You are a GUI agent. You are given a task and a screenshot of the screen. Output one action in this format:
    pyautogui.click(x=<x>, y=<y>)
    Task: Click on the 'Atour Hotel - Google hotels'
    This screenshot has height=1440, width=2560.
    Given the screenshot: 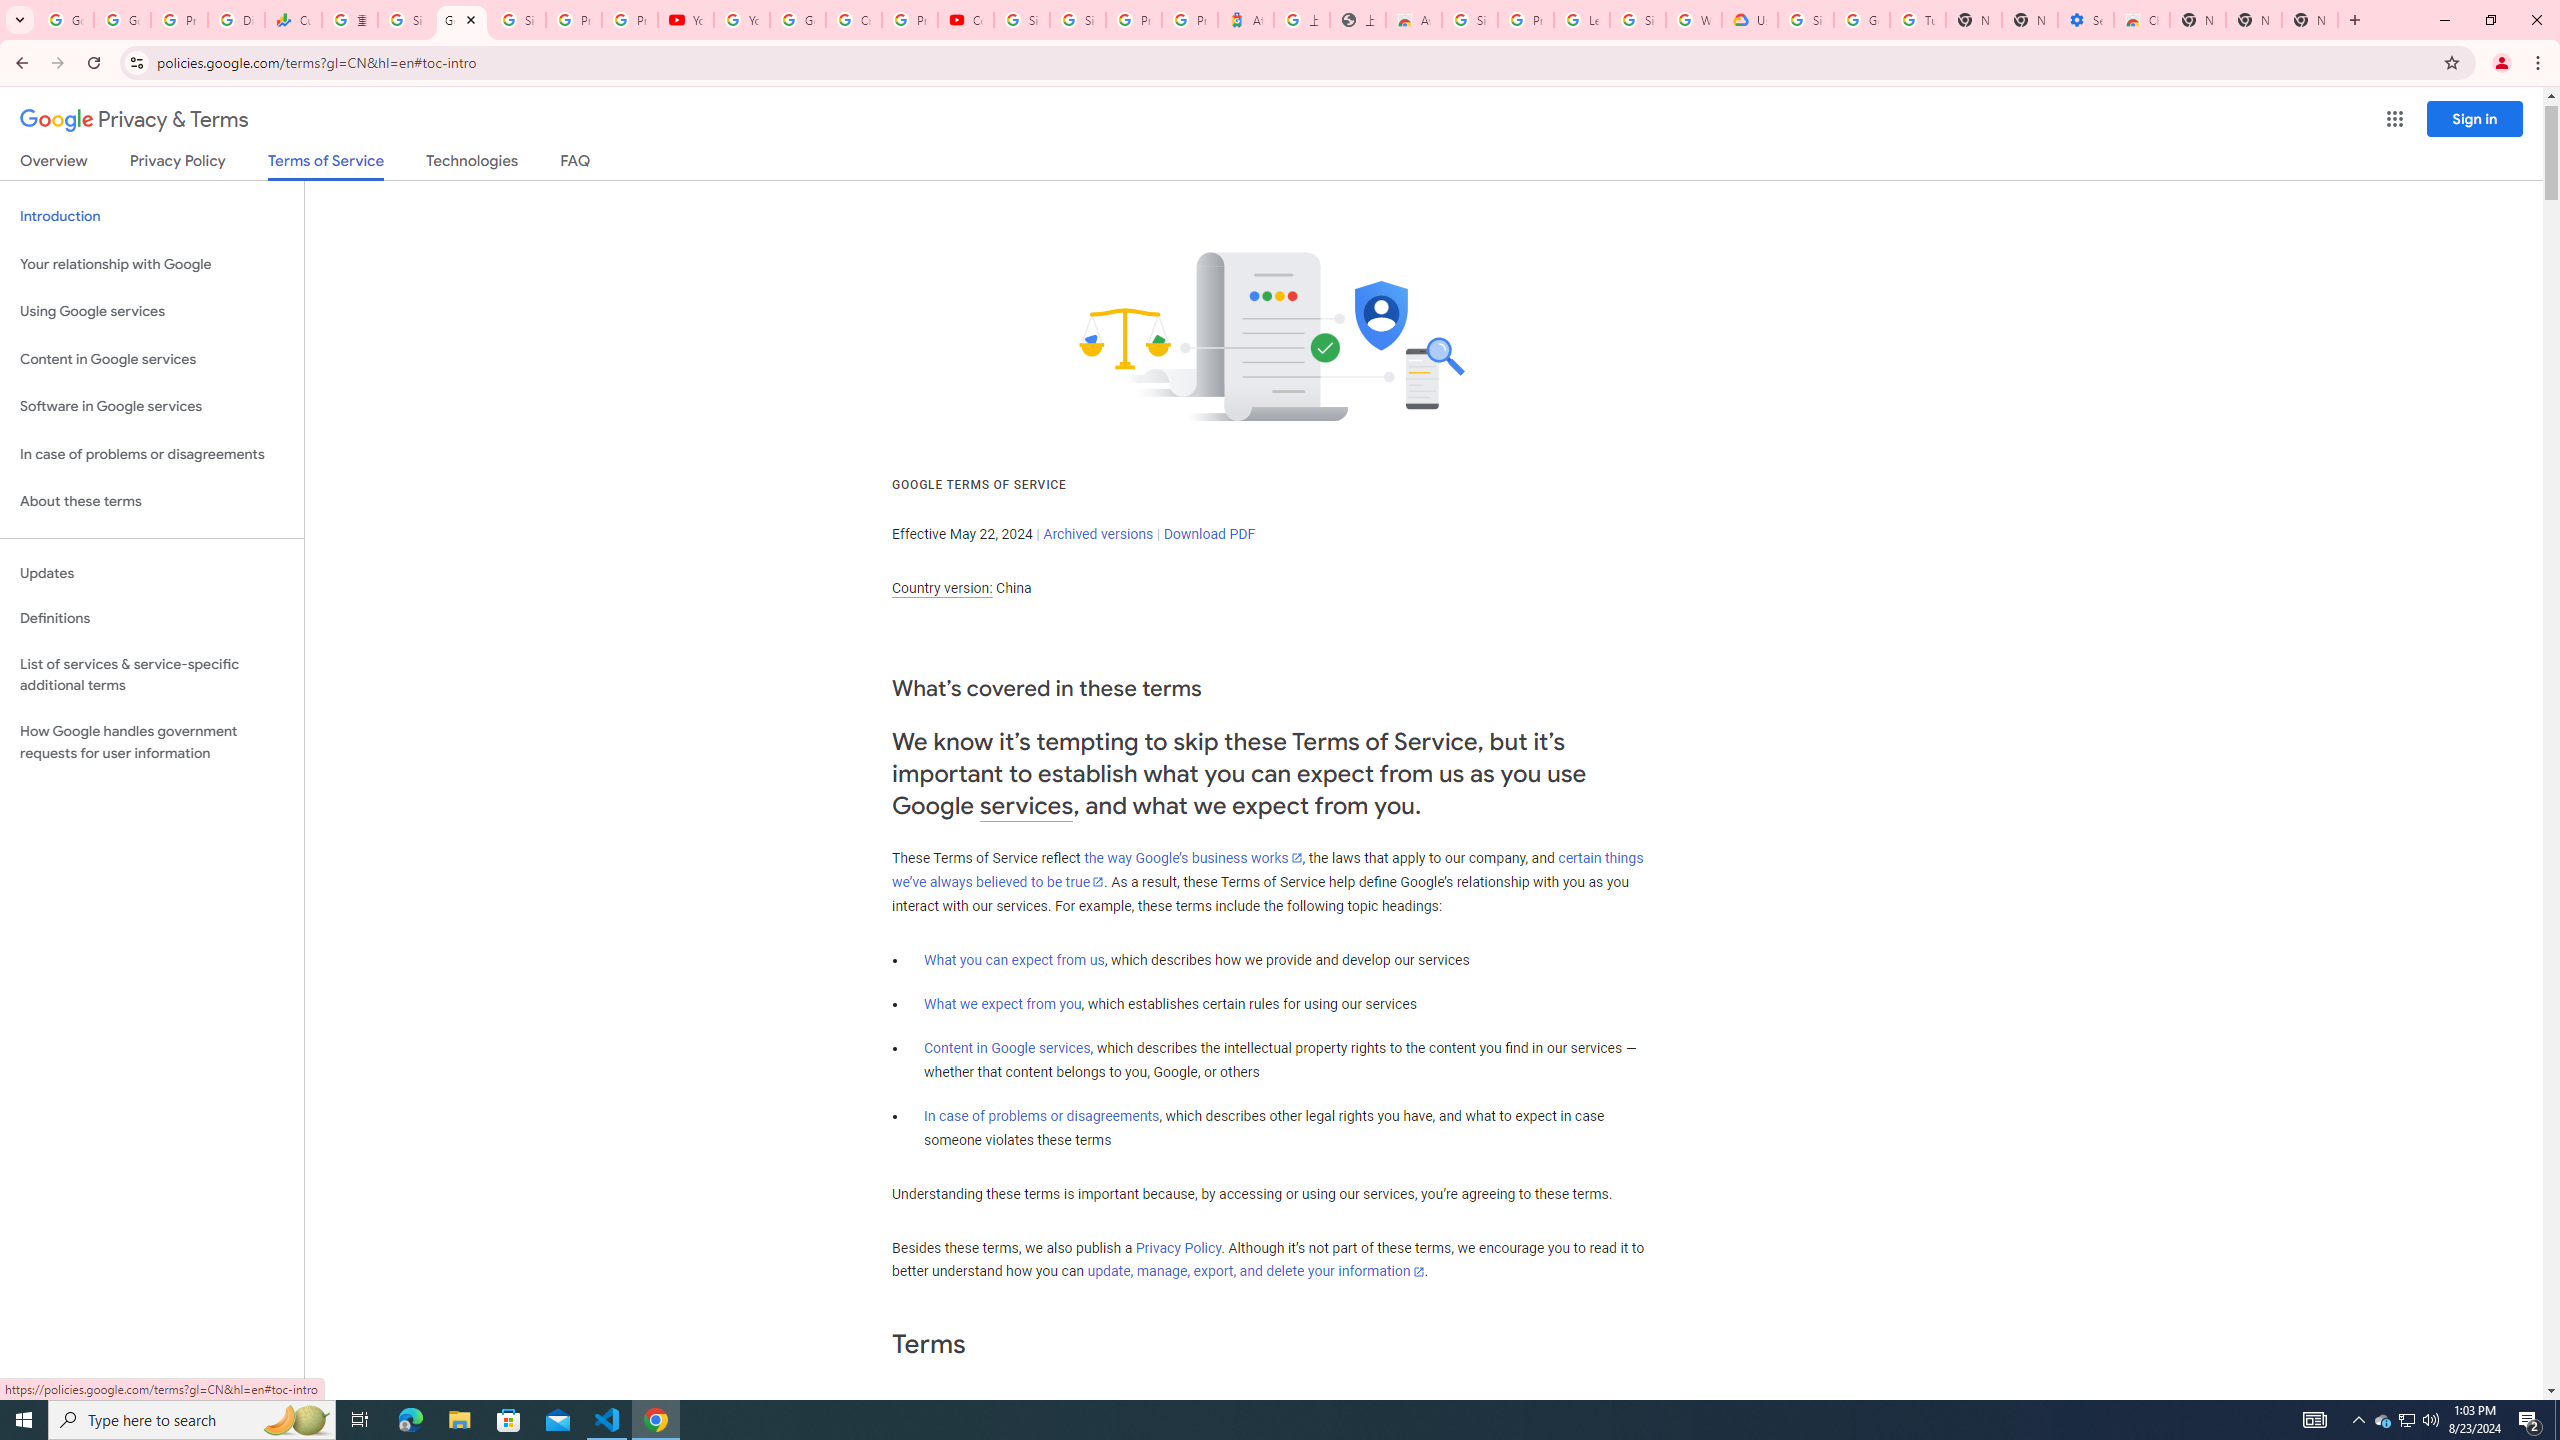 What is the action you would take?
    pyautogui.click(x=1244, y=19)
    